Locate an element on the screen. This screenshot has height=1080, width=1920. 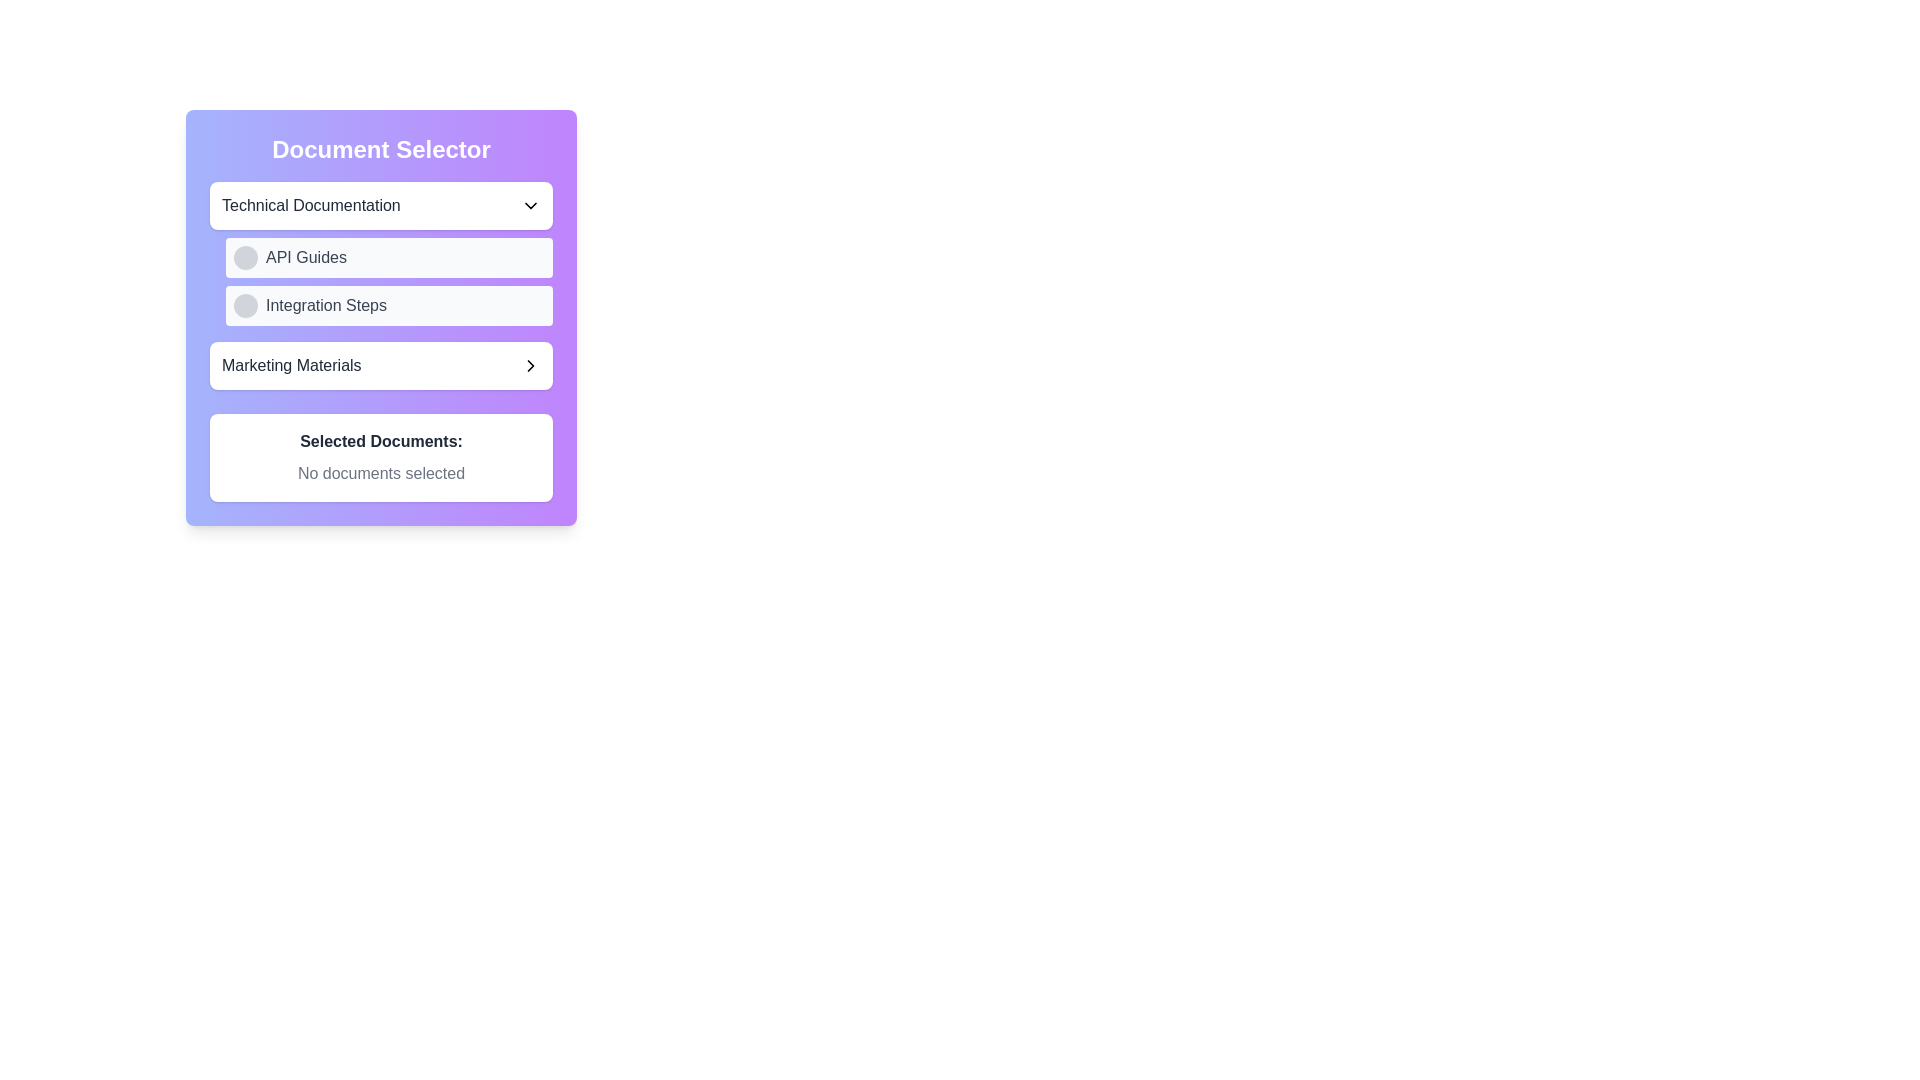
the 'API Guides' button, which is a horizontal rectangular button with rounded corners and a light gray background, located in the Document Selector panel is located at coordinates (389, 257).